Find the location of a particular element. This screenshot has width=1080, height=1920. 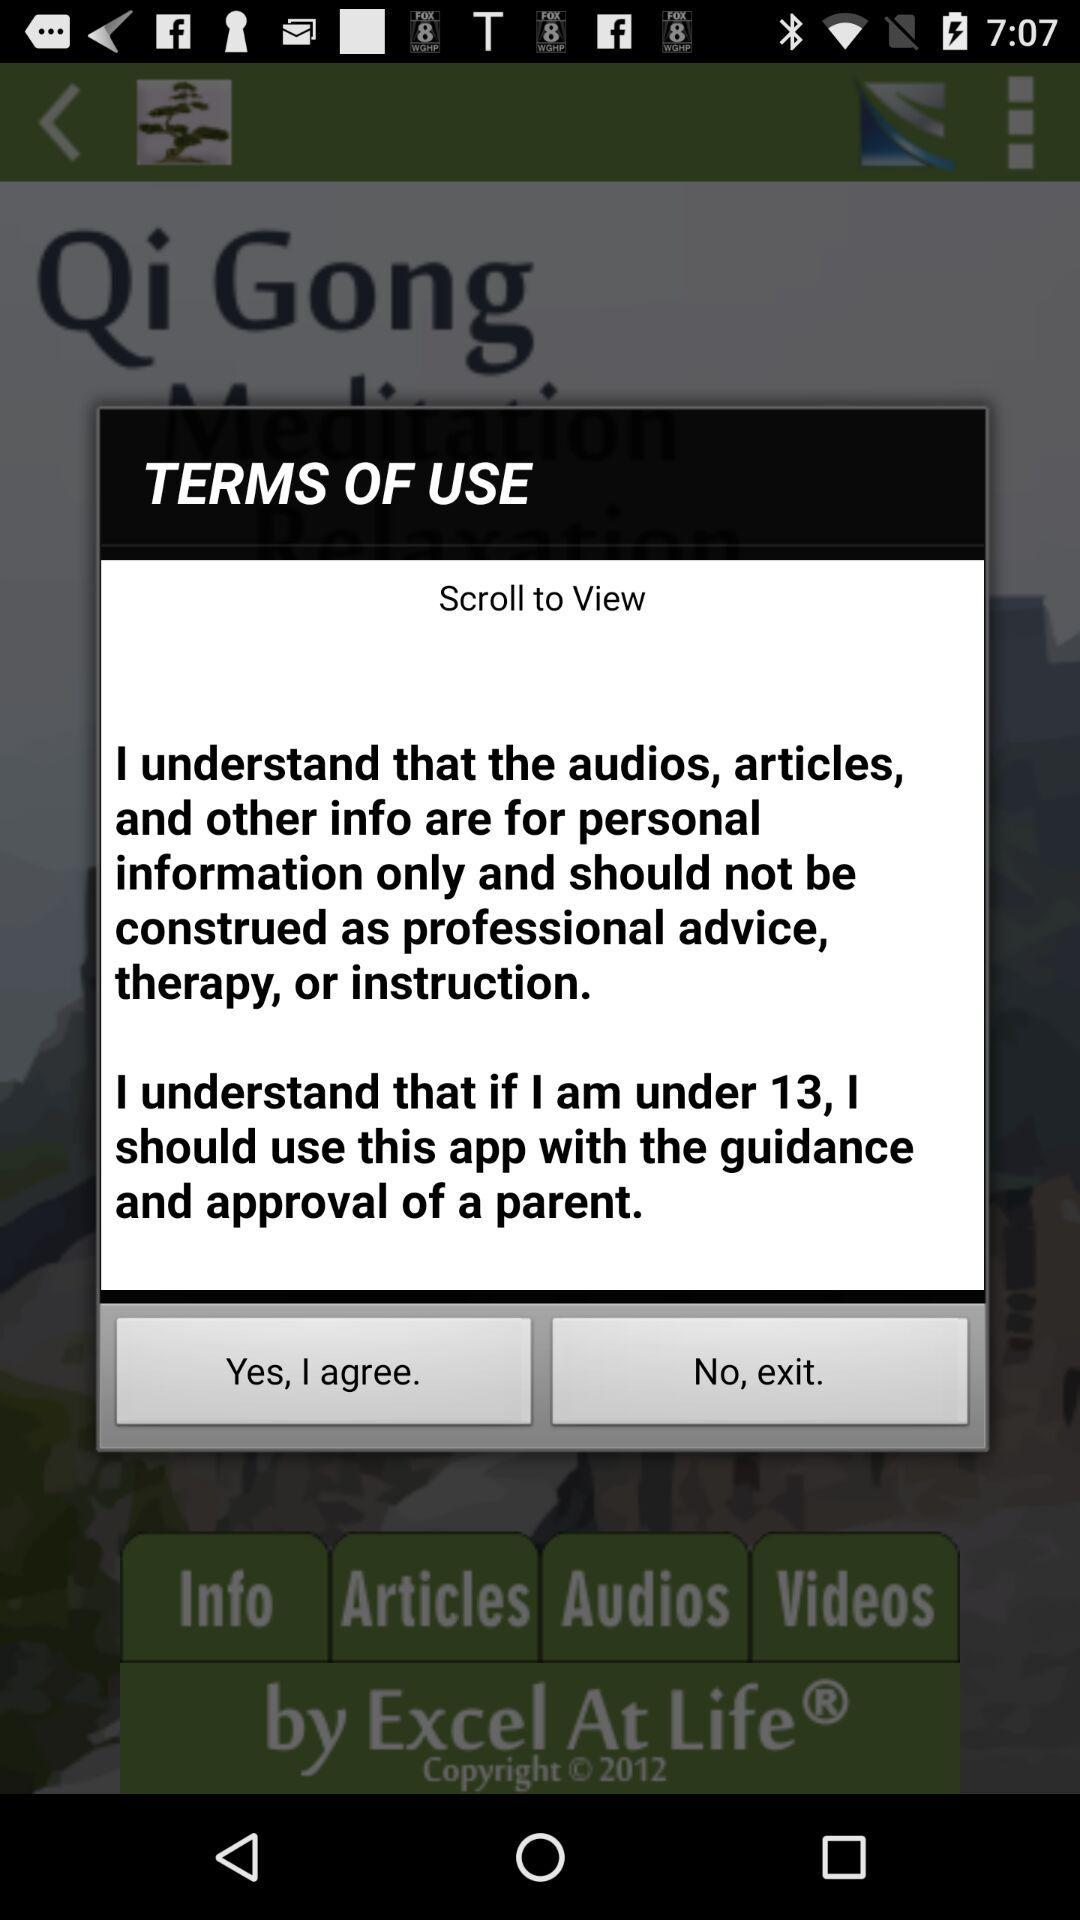

the icon below the i understand that app is located at coordinates (760, 1376).